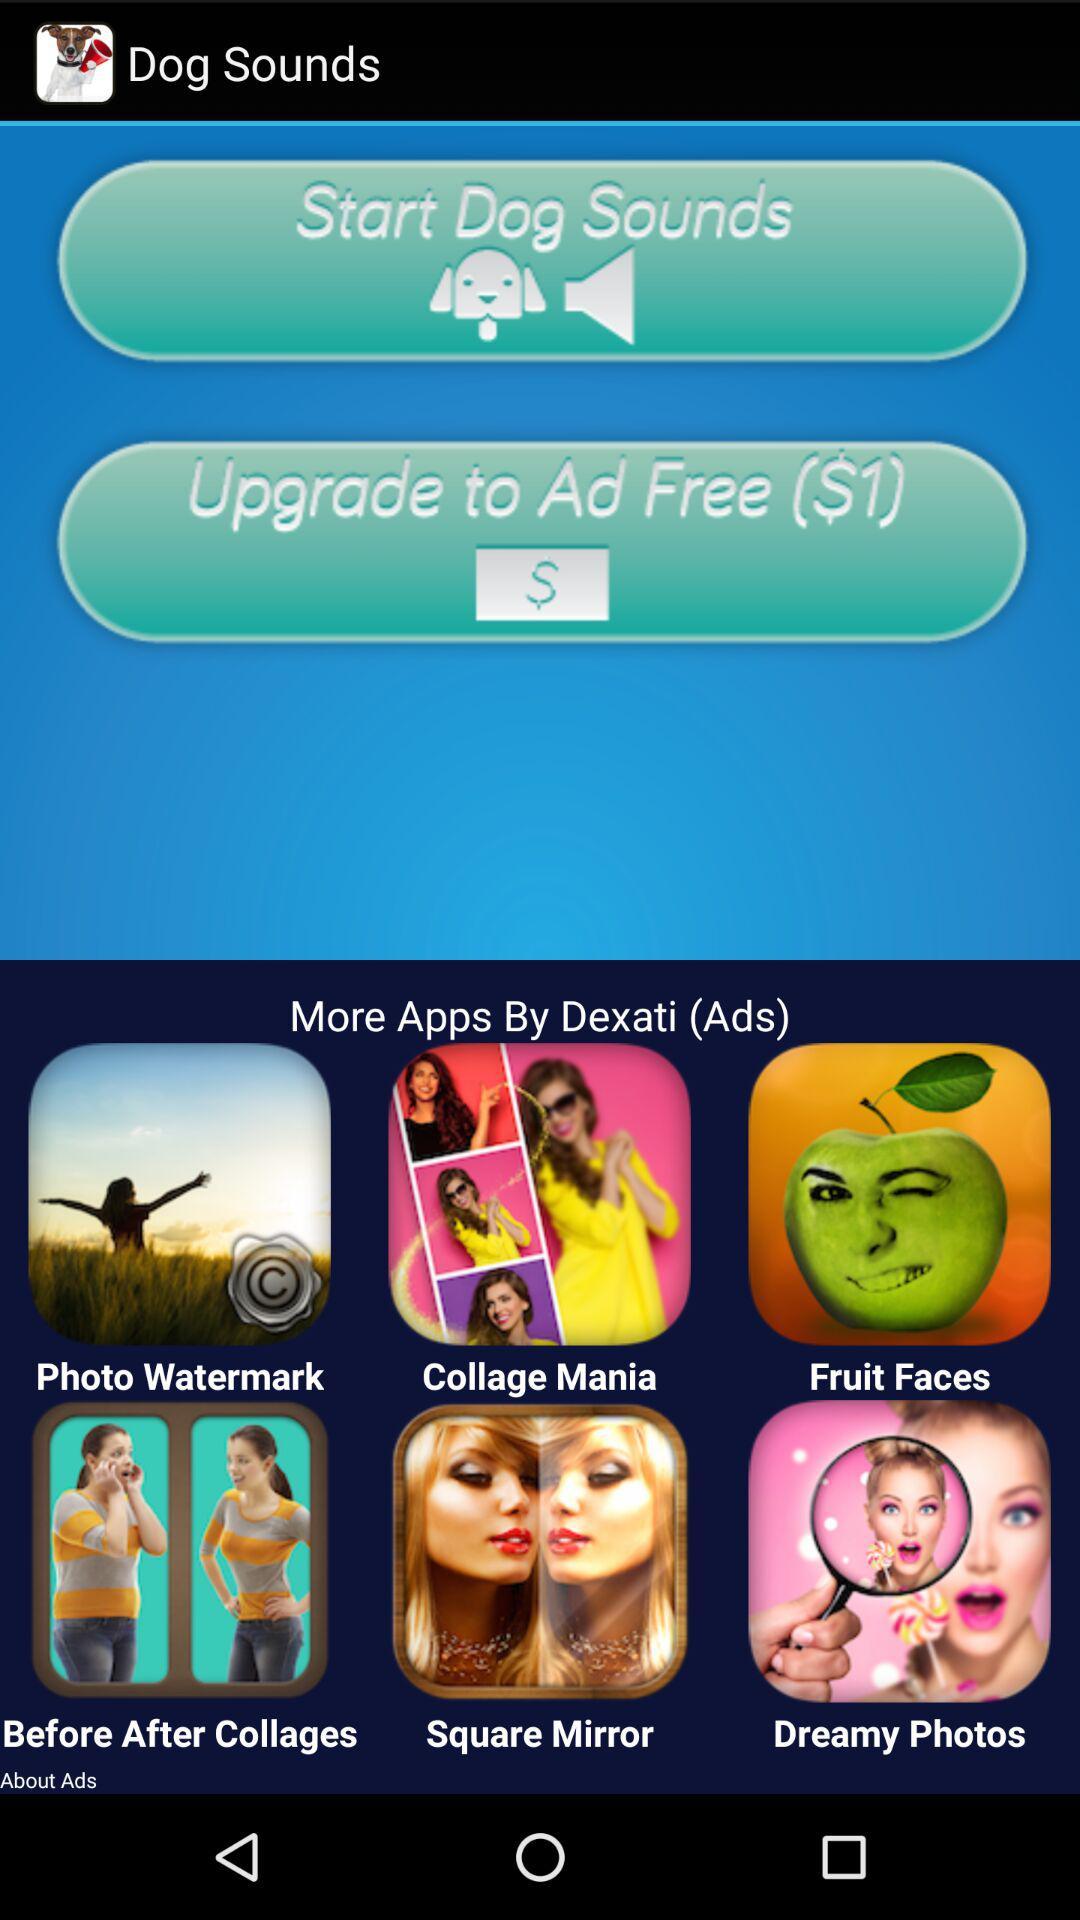  Describe the element at coordinates (540, 541) in the screenshot. I see `upgrade app` at that location.